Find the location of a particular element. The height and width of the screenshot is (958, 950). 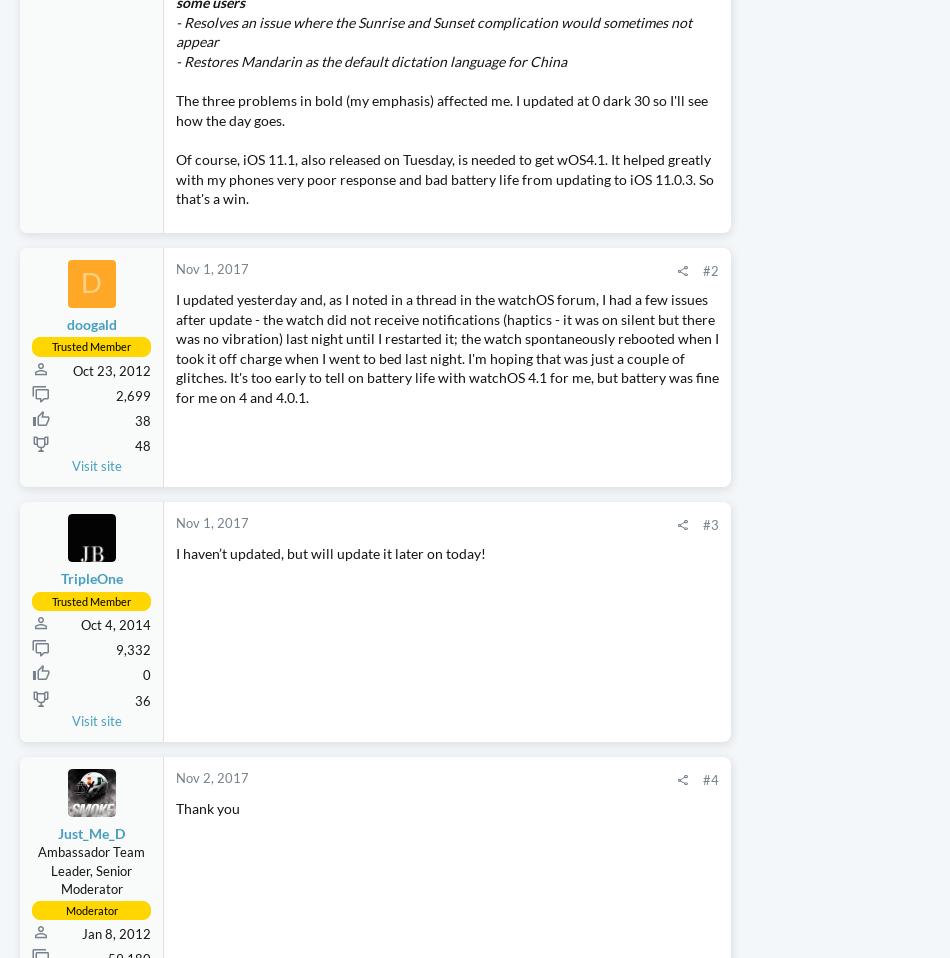

'I updated yesterday and, as I noted in a thread in the watchOS forum, I had a few issues after update - the watch did not receive notifications (haptics - it was on silent but there was no vibration) last night until I restarted it; the watch spontaneously rebooted when I took it off charge when I went to bed last night. I'm hoping that was just a couple of glitches. It's too early to tell on battery life with watchOS 4.1 for me, but battery was fine for me on 4 and 4.0.1.' is located at coordinates (383, 416).